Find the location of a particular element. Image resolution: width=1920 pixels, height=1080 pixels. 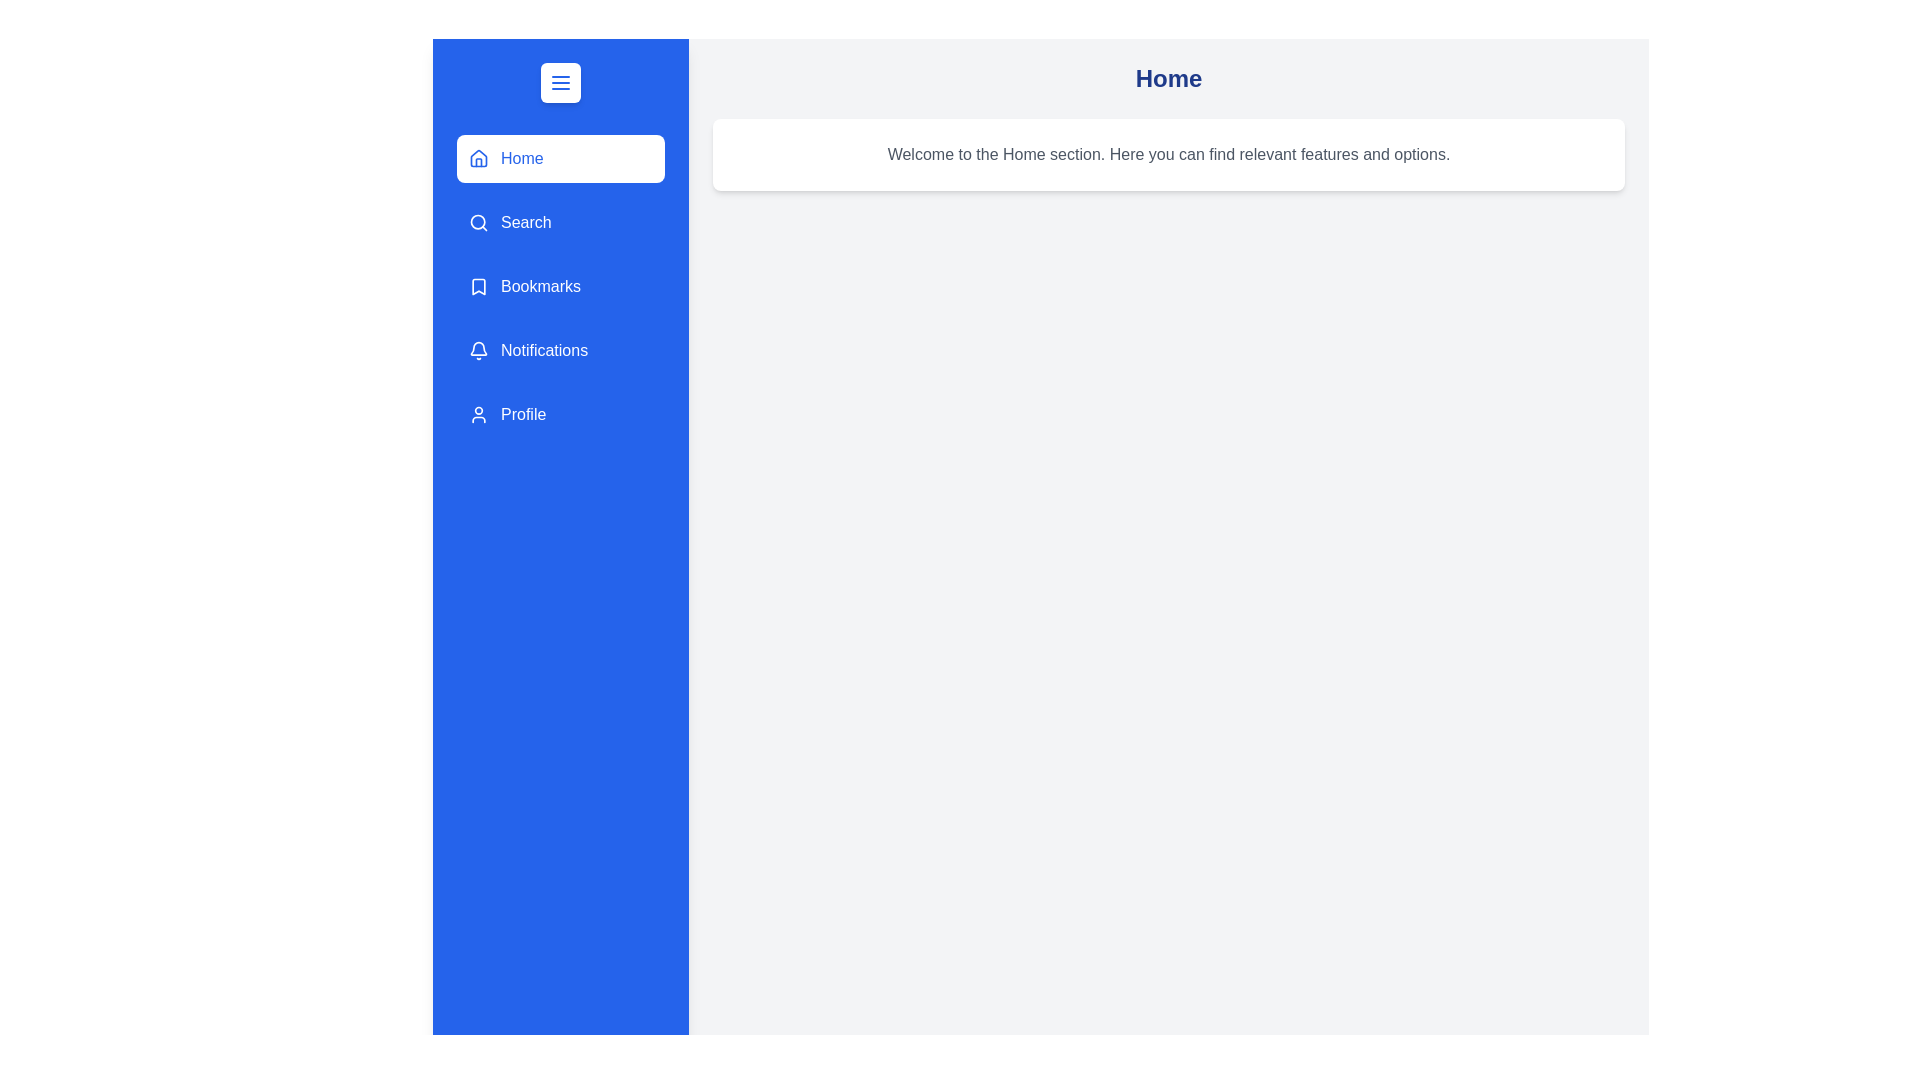

the menu button to toggle the drawer open or closed is located at coordinates (560, 82).